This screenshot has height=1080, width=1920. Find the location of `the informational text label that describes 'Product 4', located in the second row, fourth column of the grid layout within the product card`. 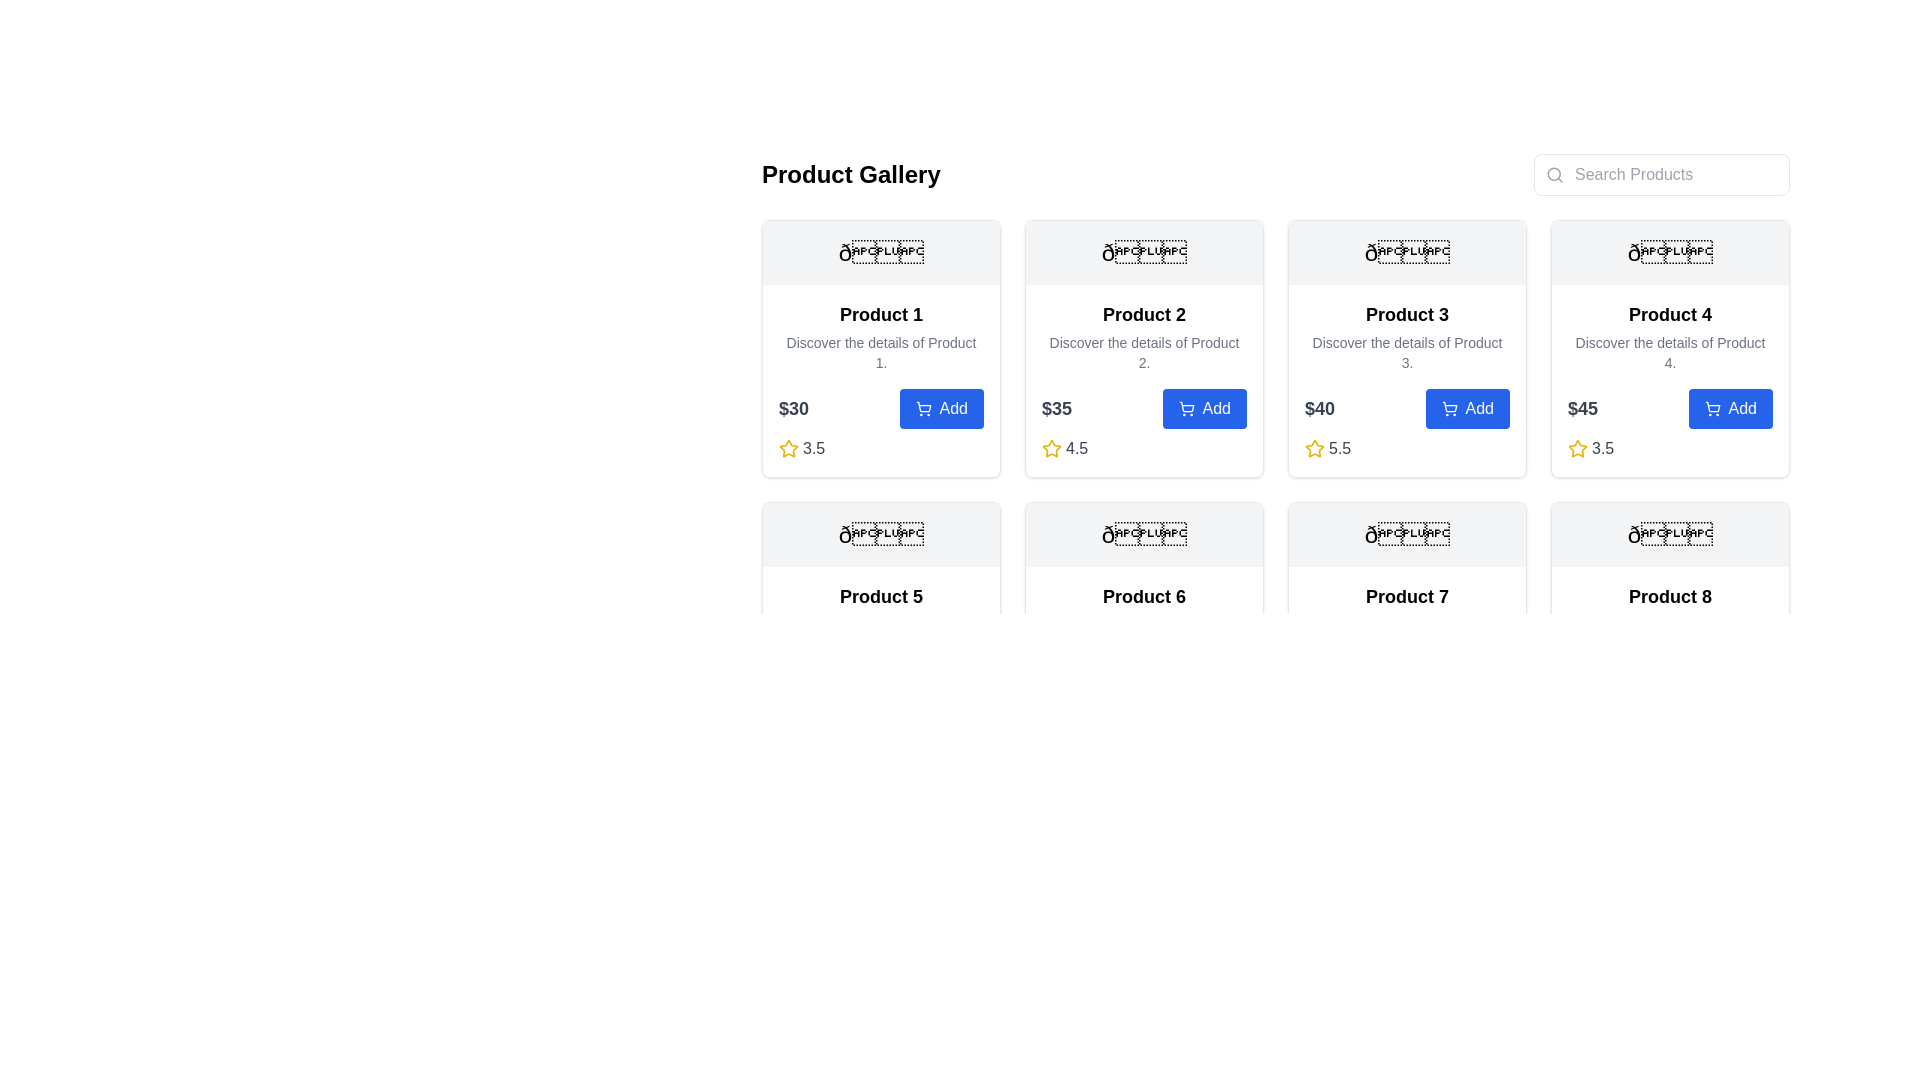

the informational text label that describes 'Product 4', located in the second row, fourth column of the grid layout within the product card is located at coordinates (1670, 352).